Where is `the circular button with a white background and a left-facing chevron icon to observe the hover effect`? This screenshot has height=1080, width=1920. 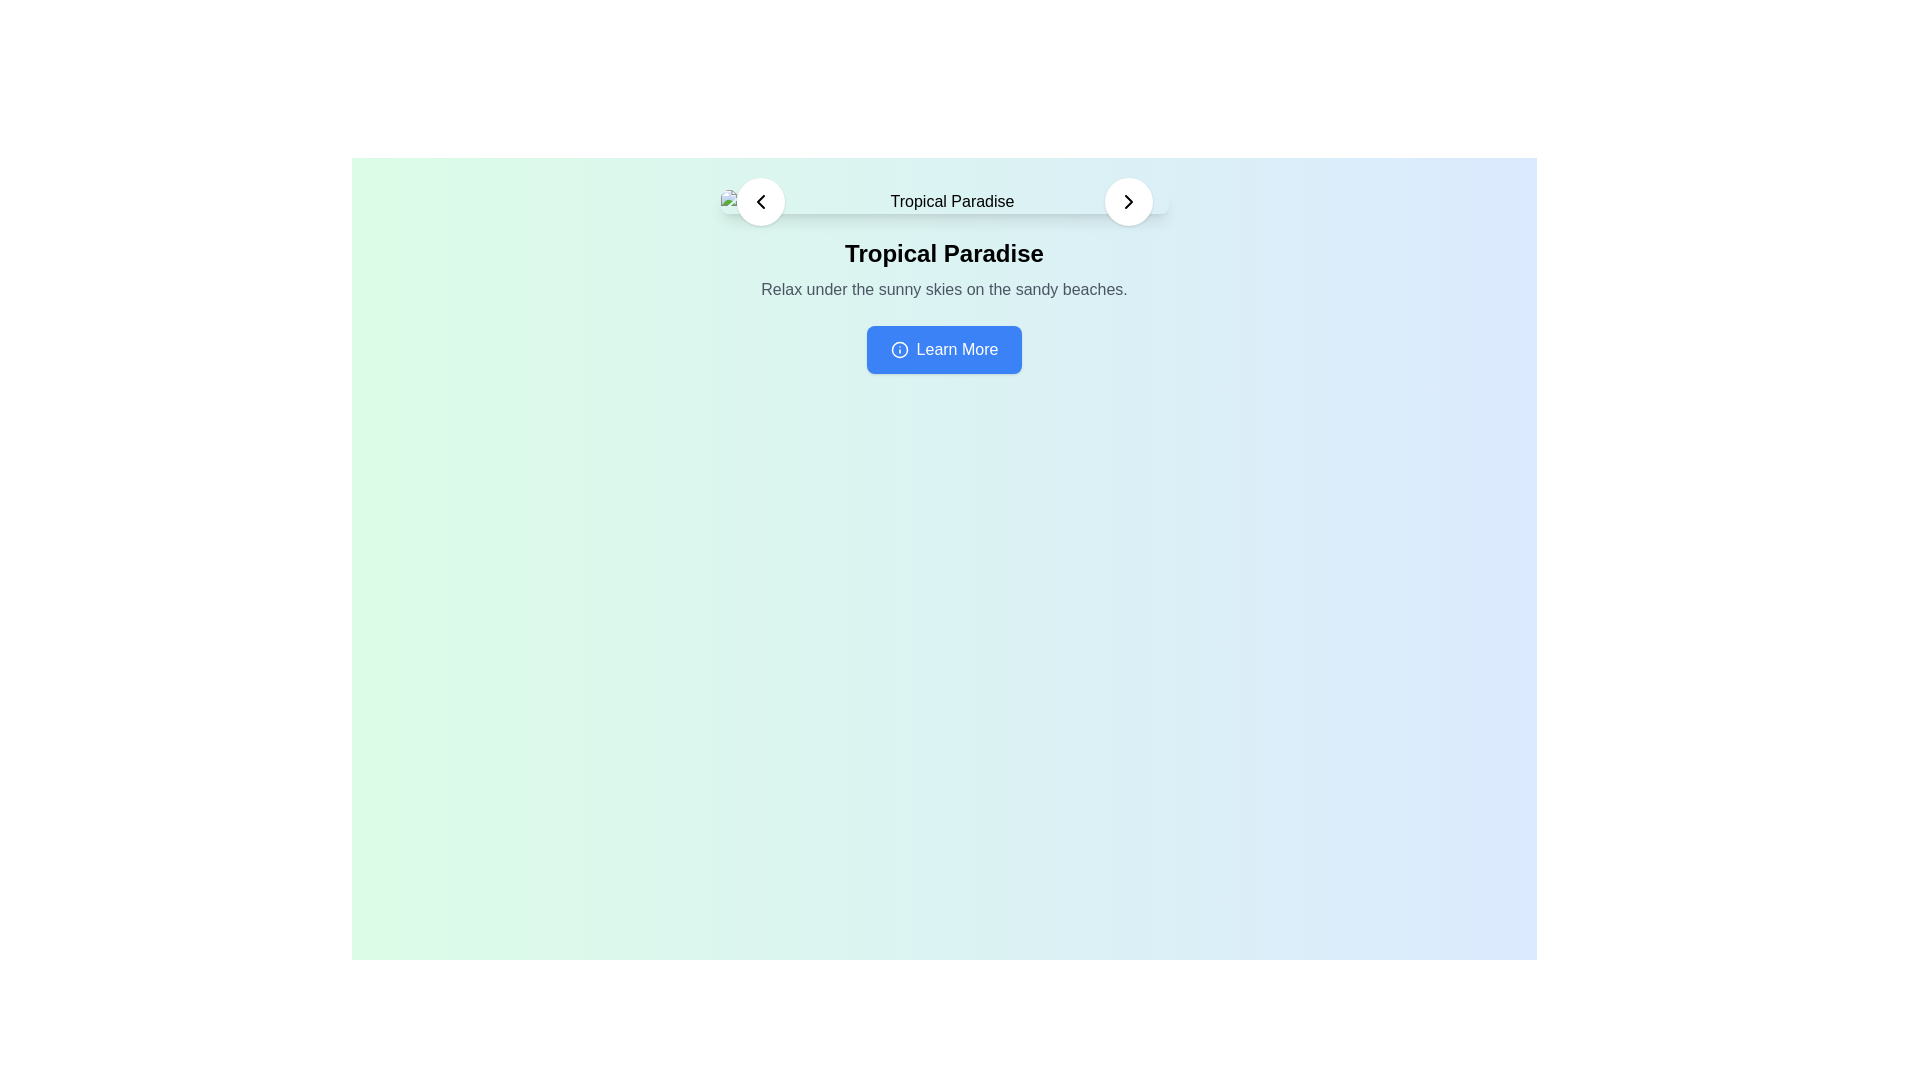 the circular button with a white background and a left-facing chevron icon to observe the hover effect is located at coordinates (759, 201).